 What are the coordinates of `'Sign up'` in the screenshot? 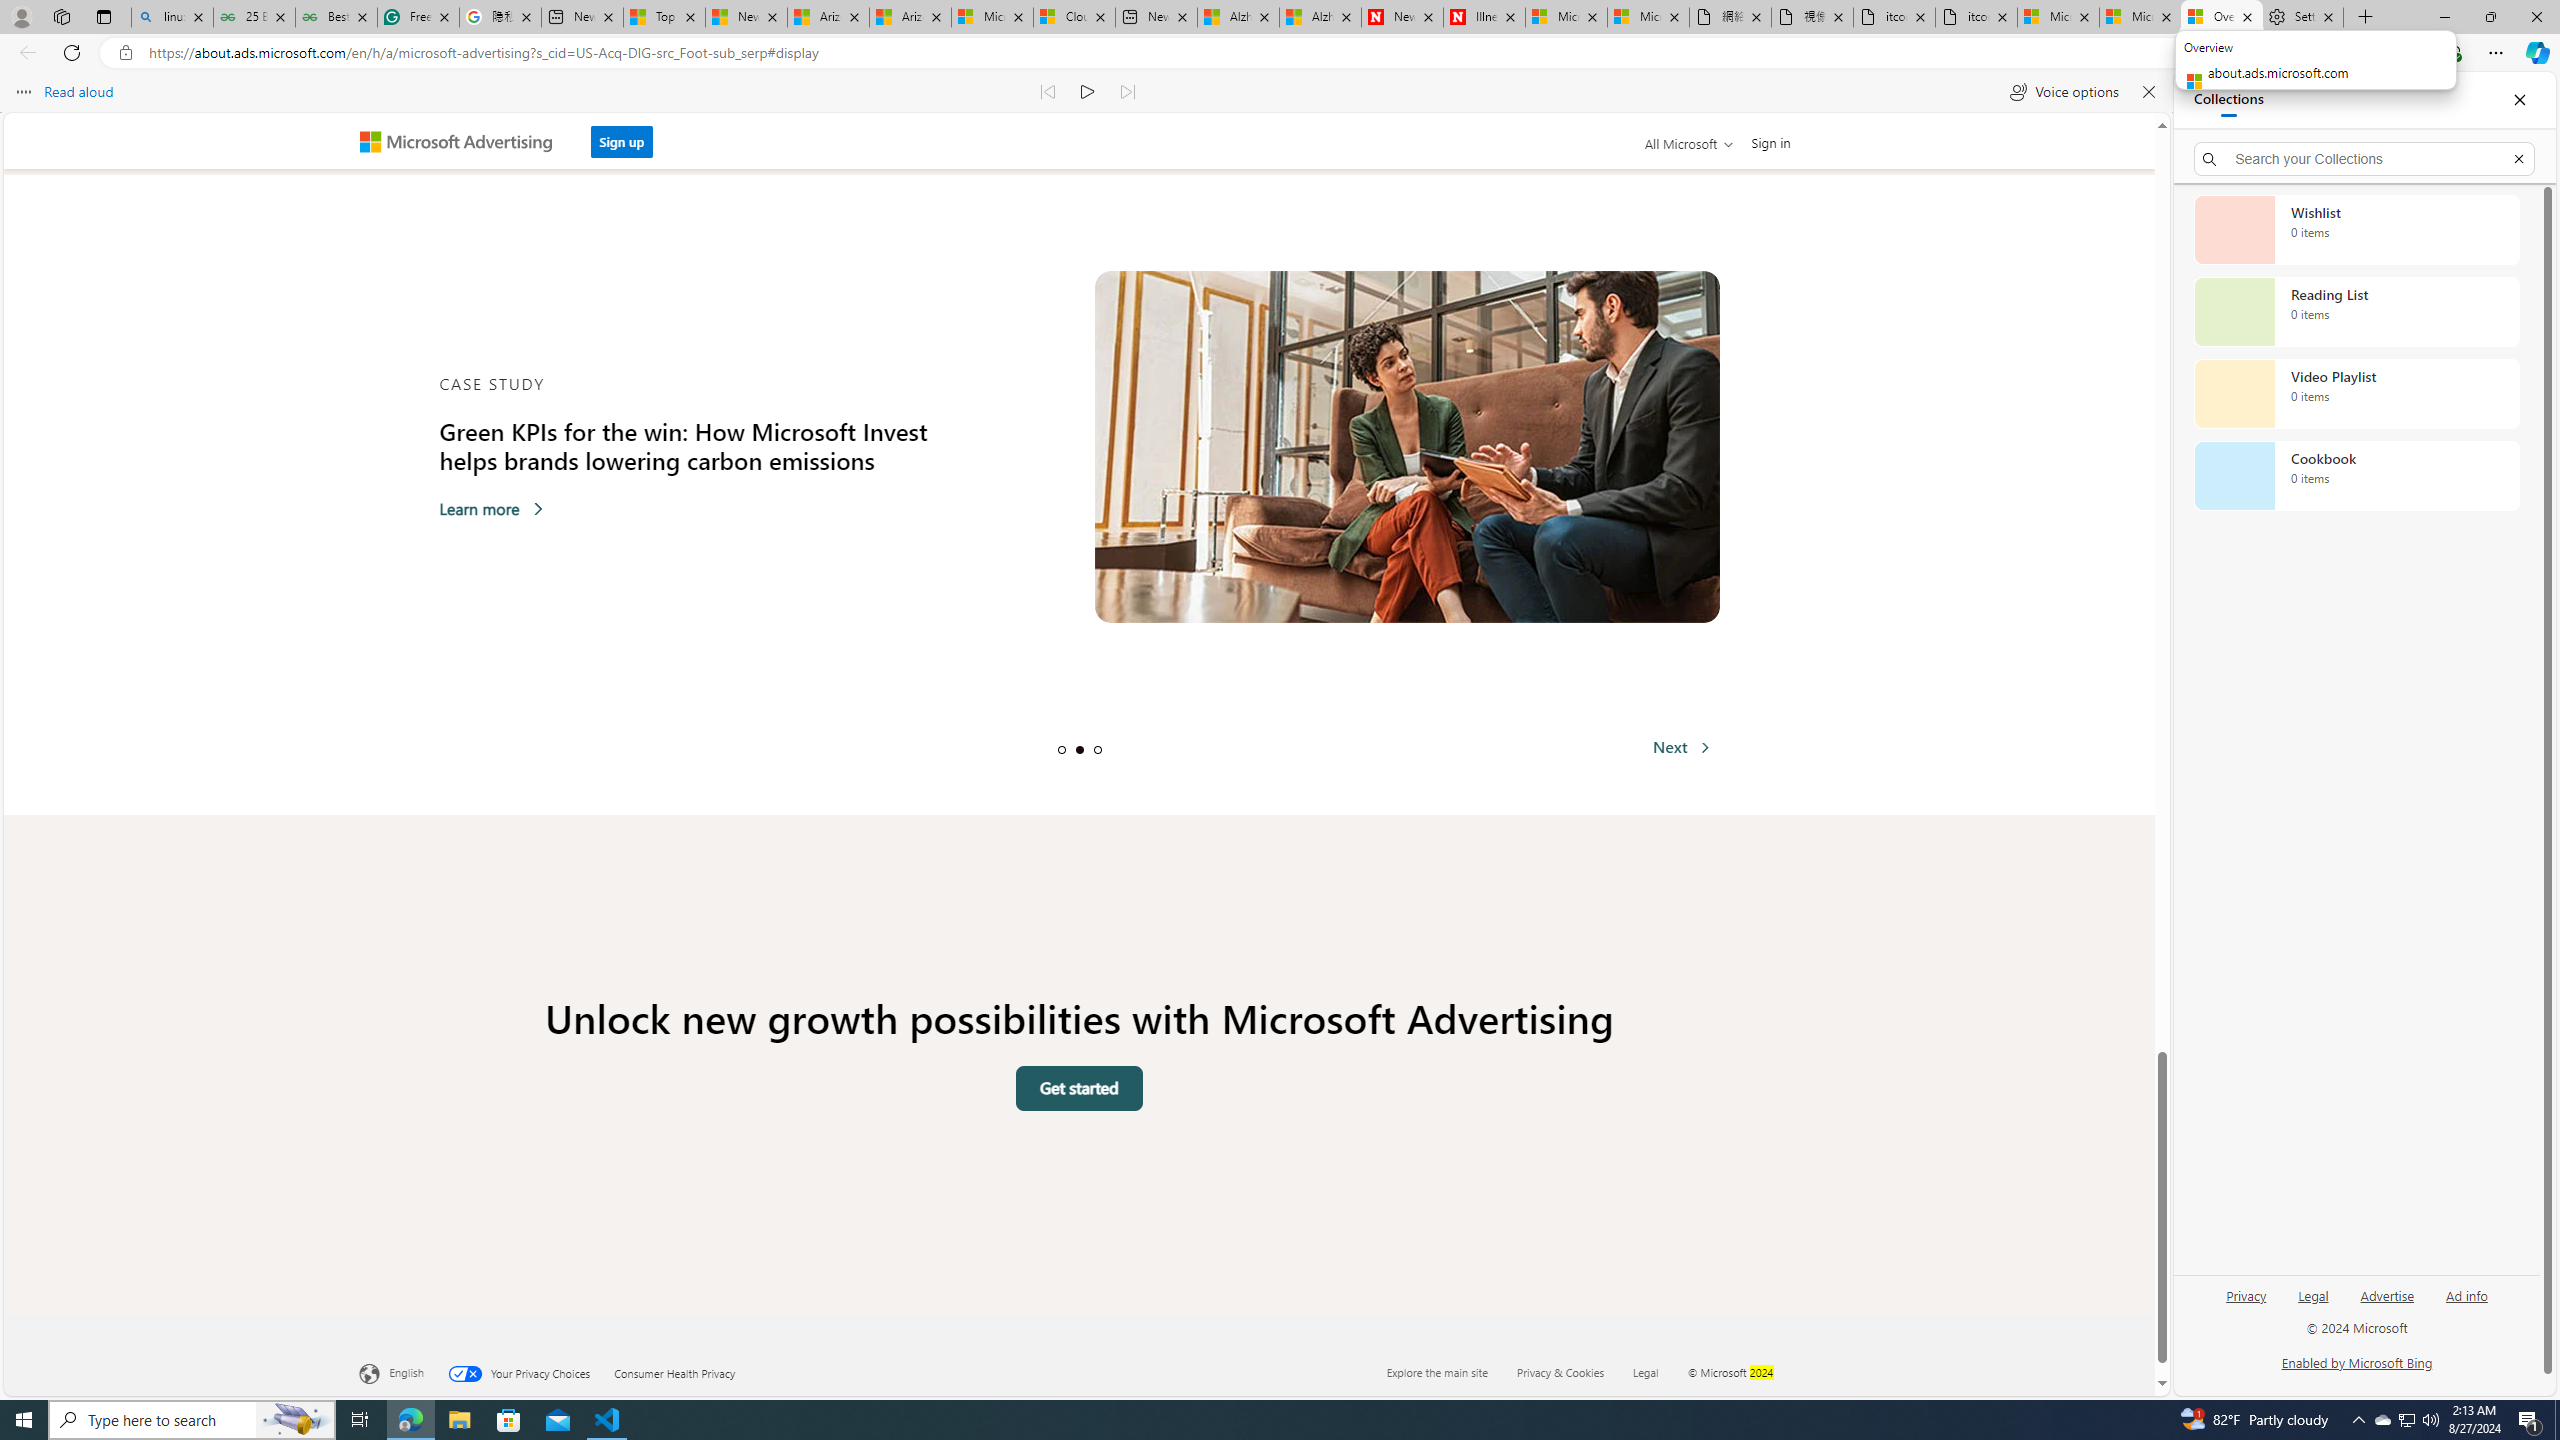 It's located at (621, 134).